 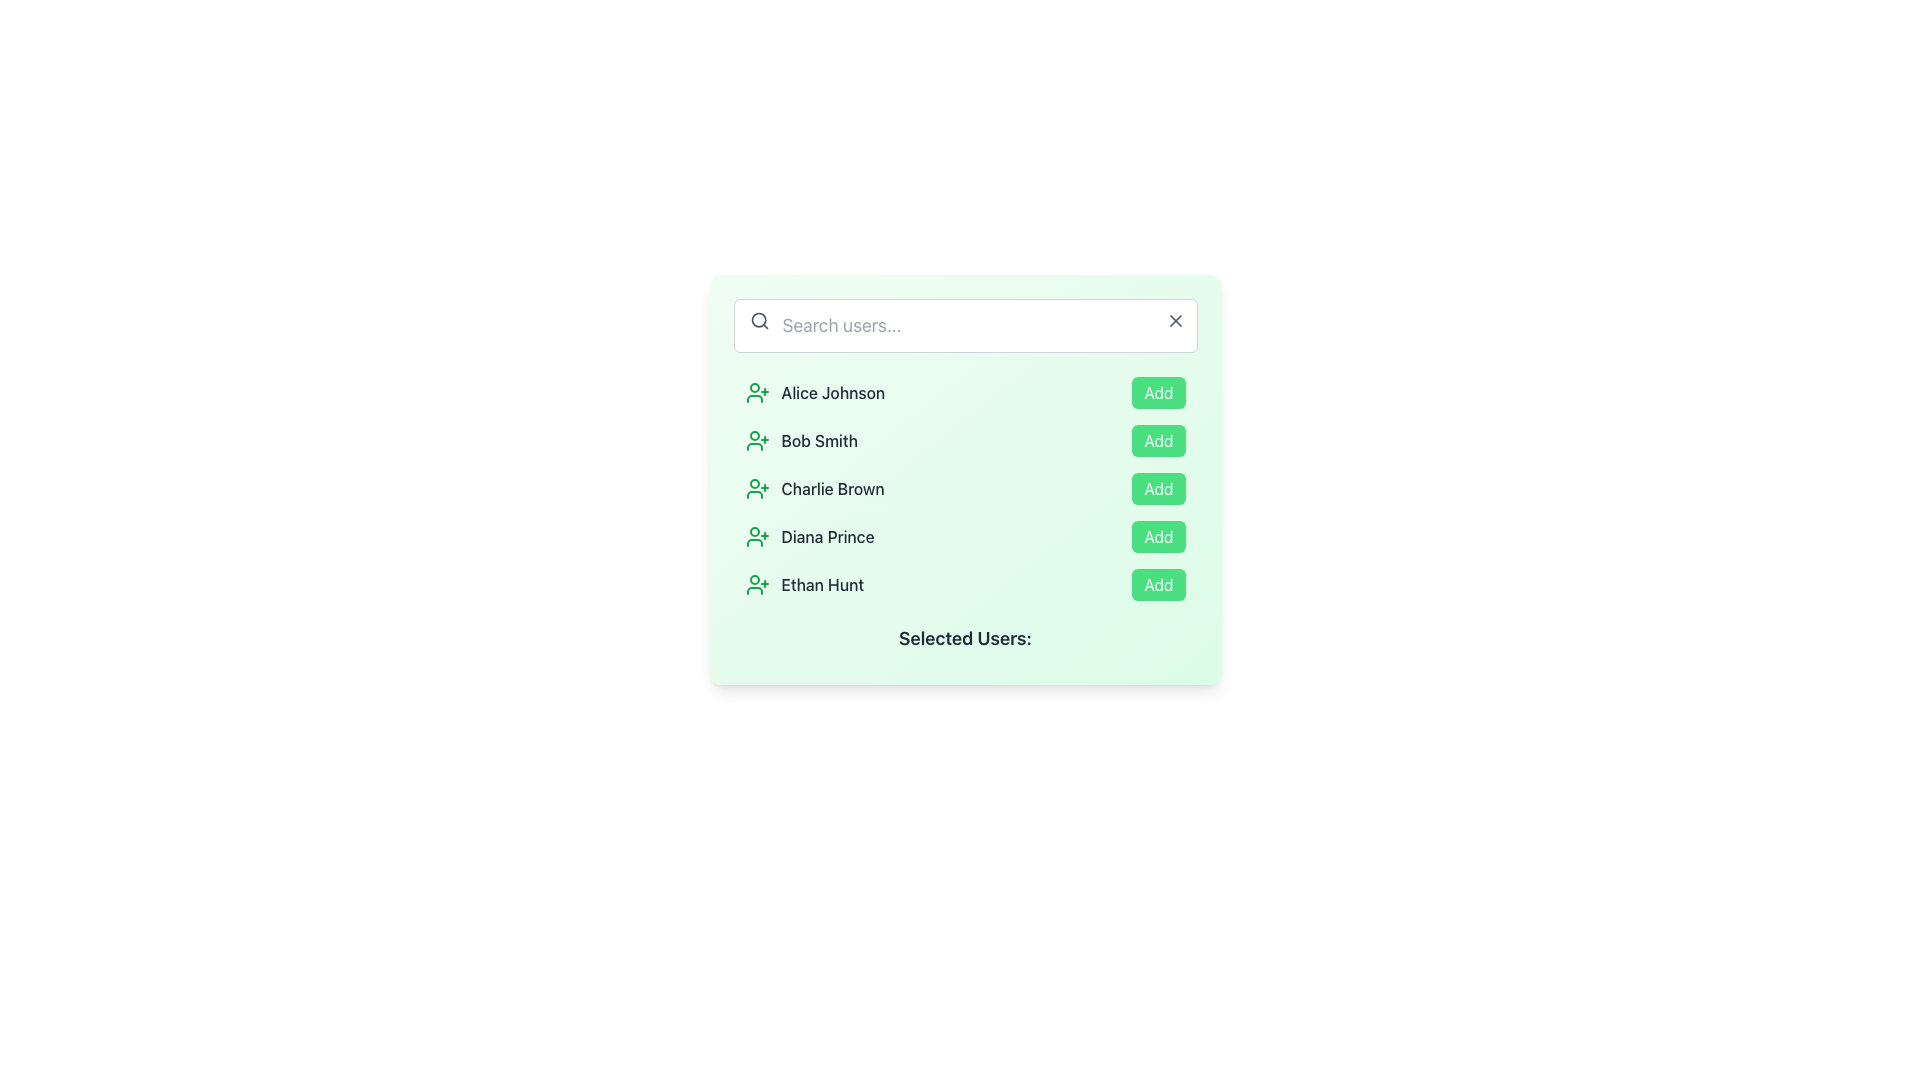 What do you see at coordinates (1158, 585) in the screenshot?
I see `the green 'Add' button with white text located at the bottom right of the list item associated with 'Ethan Hunt'` at bounding box center [1158, 585].